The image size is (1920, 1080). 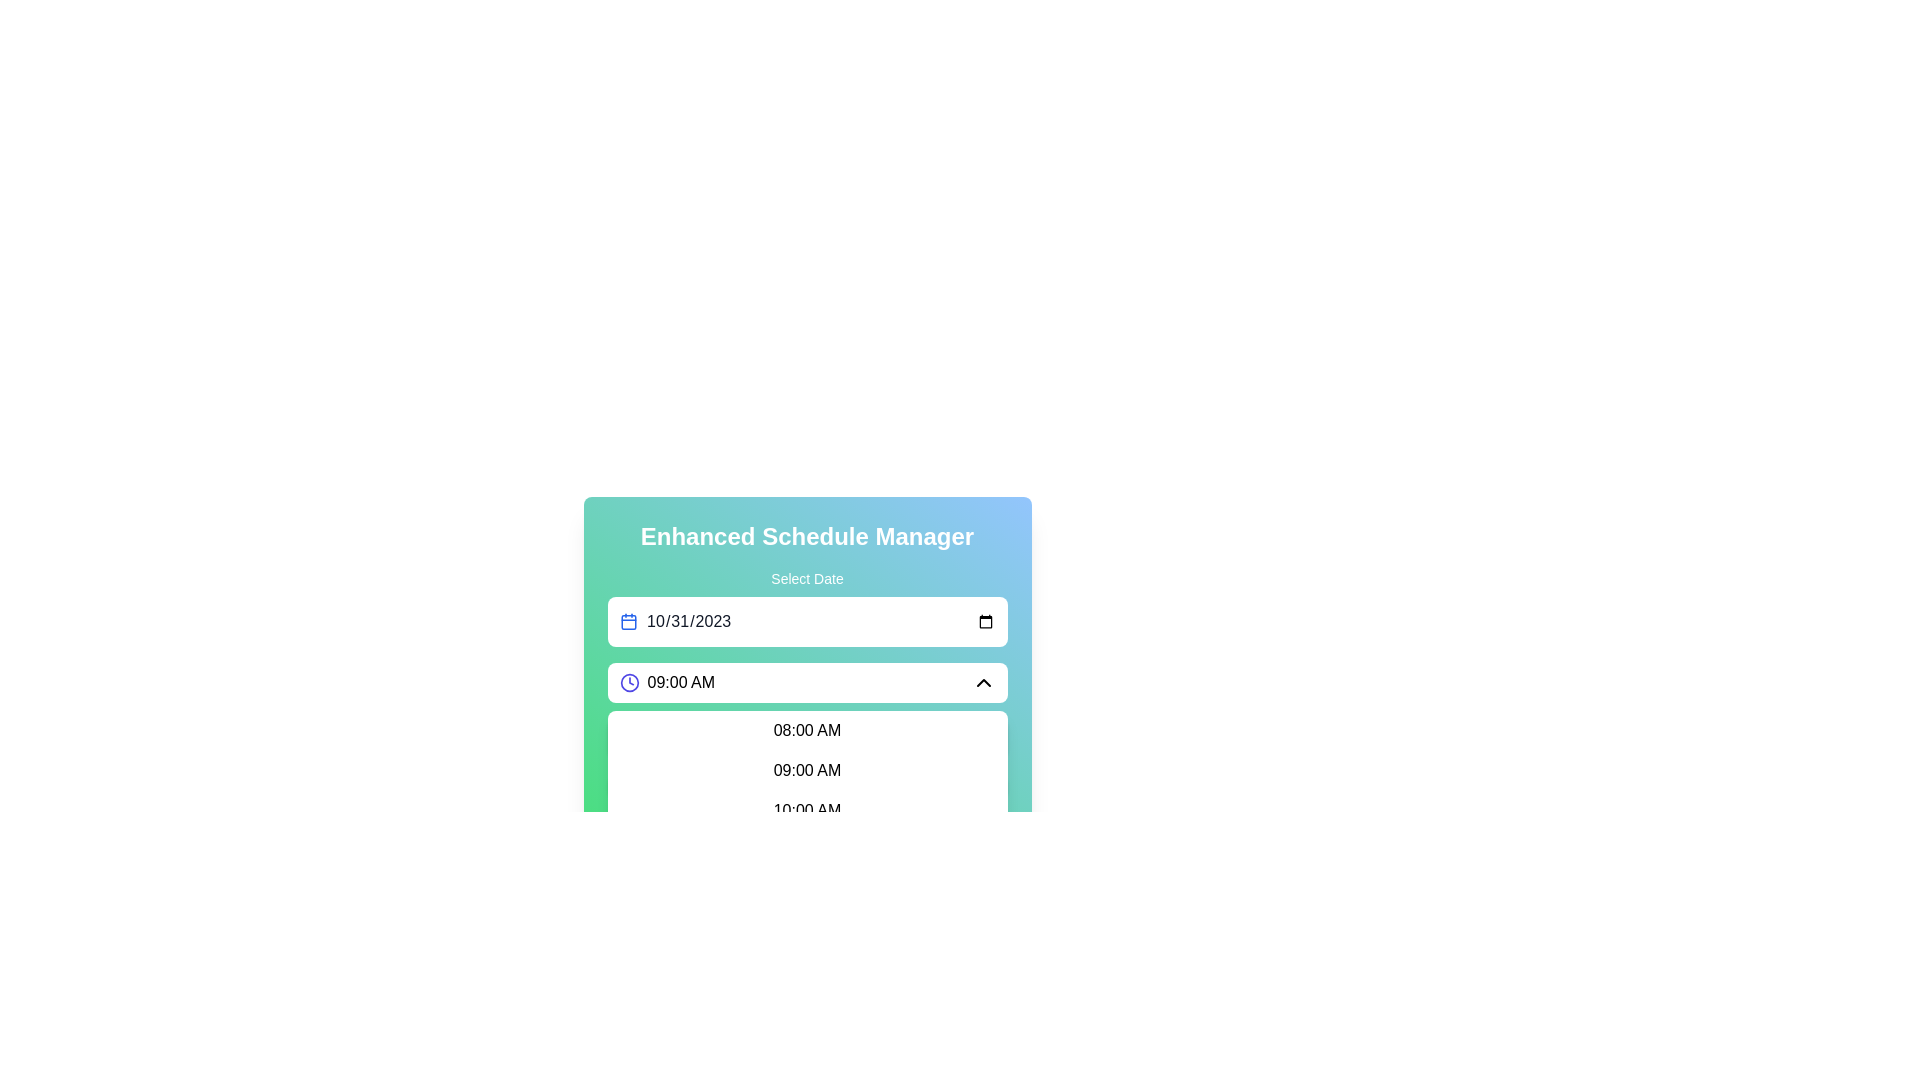 I want to click on the chevron icon pointing upwards located at the far-right of the '09:00 AM' time selection row to modify or adjust the time selection, so click(x=983, y=681).